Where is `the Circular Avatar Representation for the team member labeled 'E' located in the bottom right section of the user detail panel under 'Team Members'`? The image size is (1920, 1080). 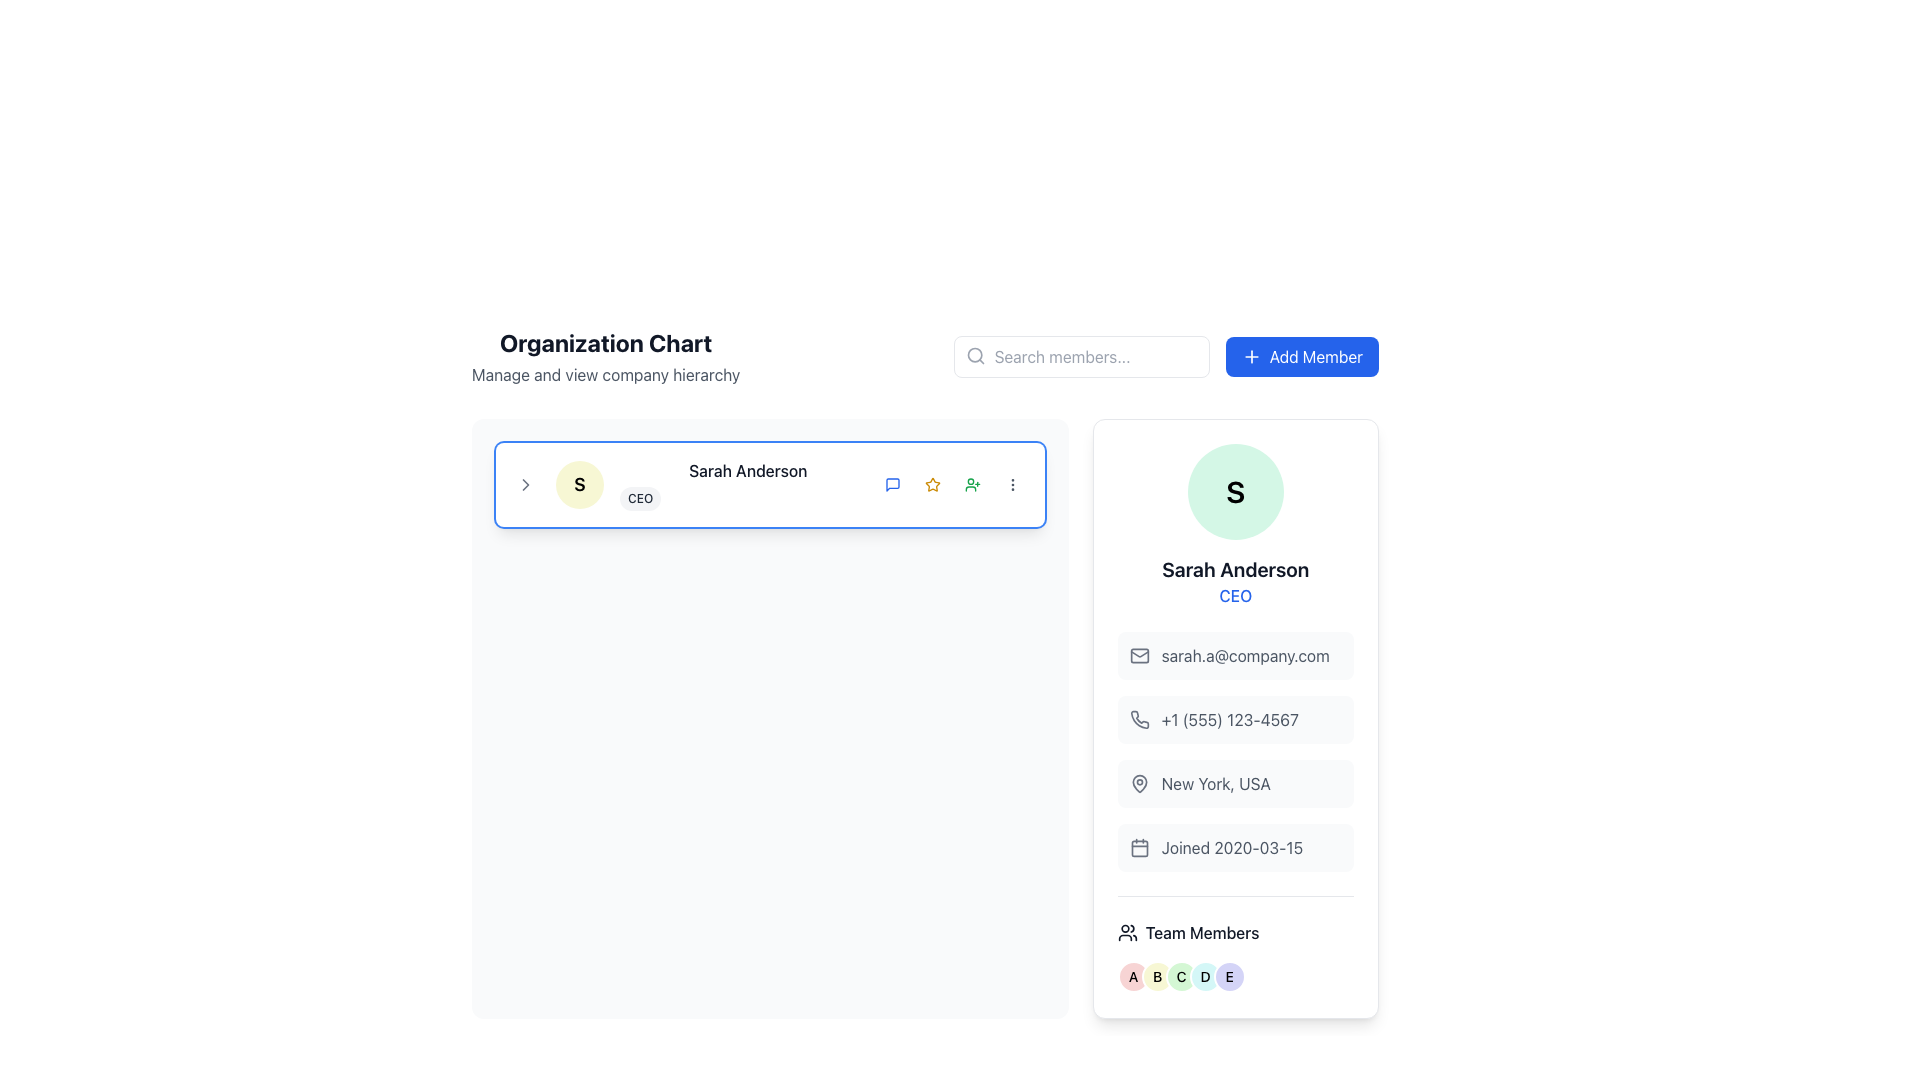 the Circular Avatar Representation for the team member labeled 'E' located in the bottom right section of the user detail panel under 'Team Members' is located at coordinates (1234, 975).